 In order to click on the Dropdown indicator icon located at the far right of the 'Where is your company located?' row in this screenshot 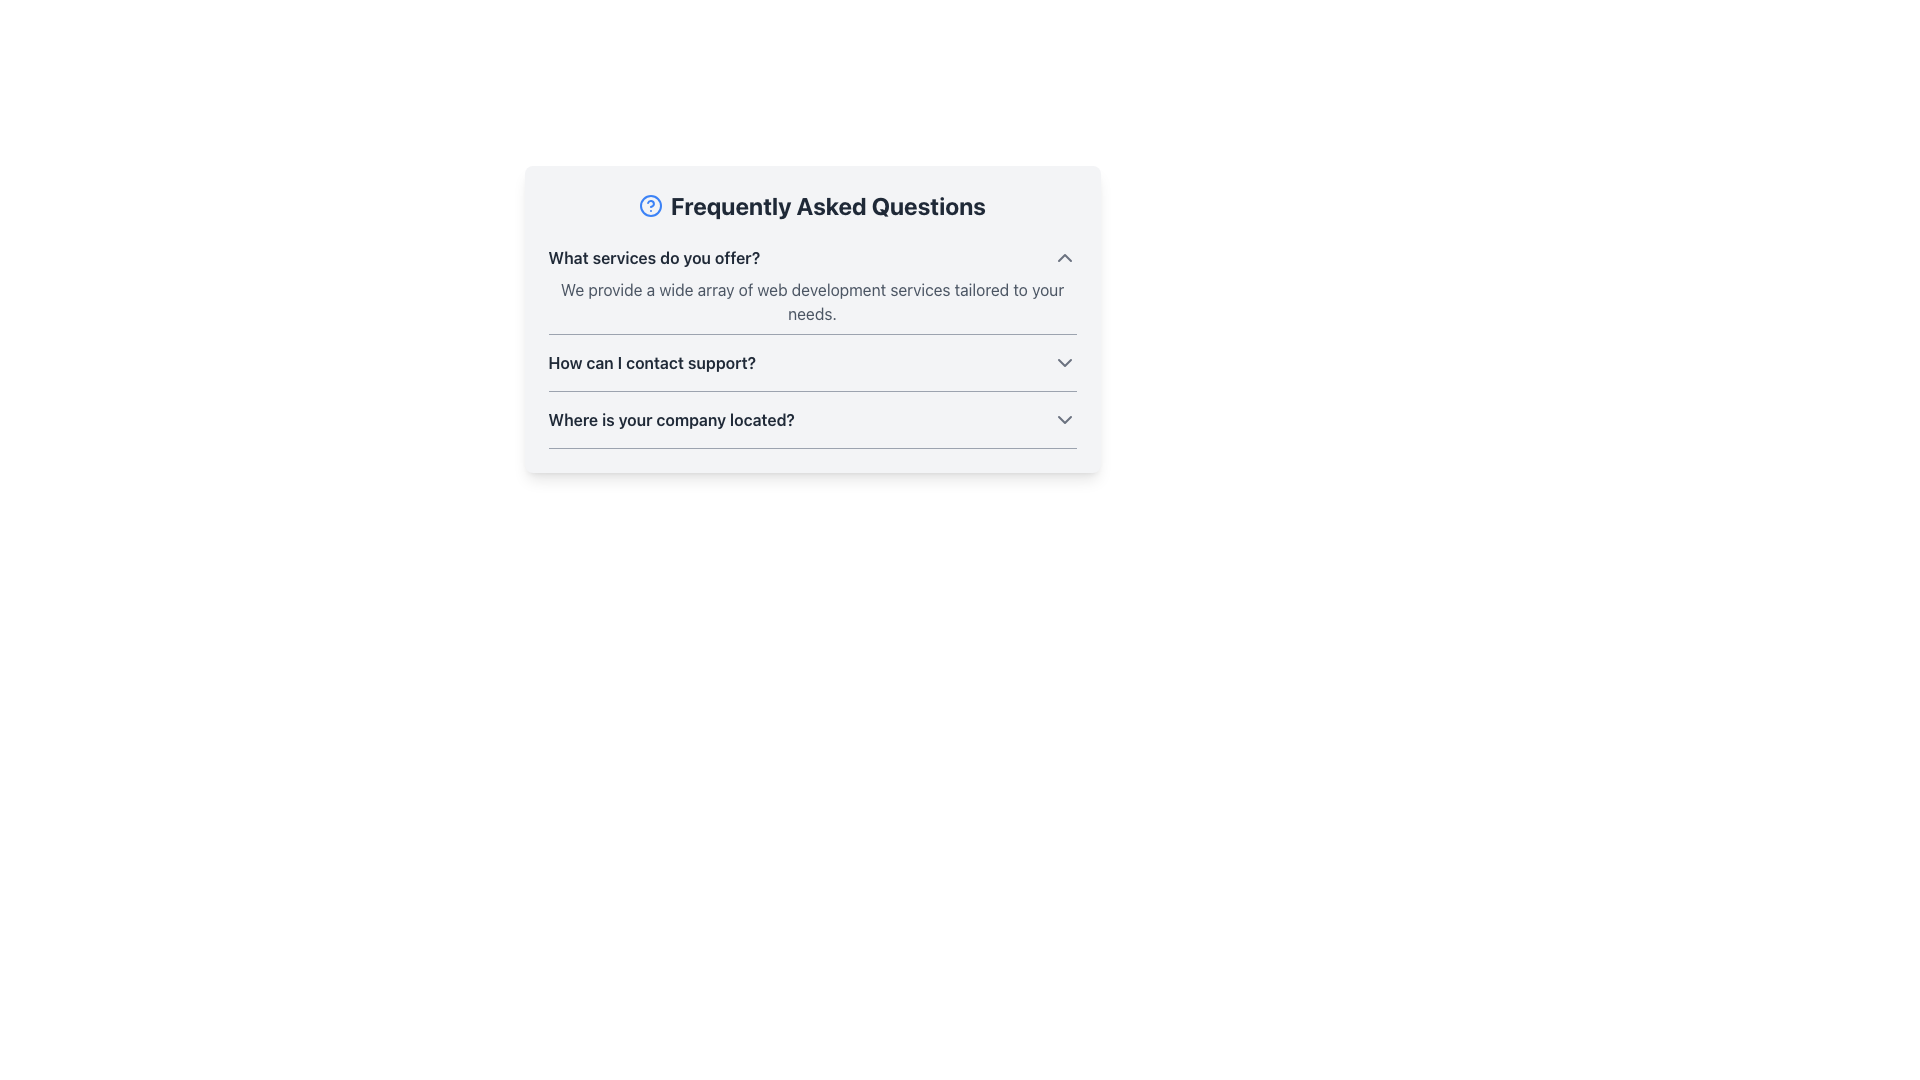, I will do `click(1063, 419)`.